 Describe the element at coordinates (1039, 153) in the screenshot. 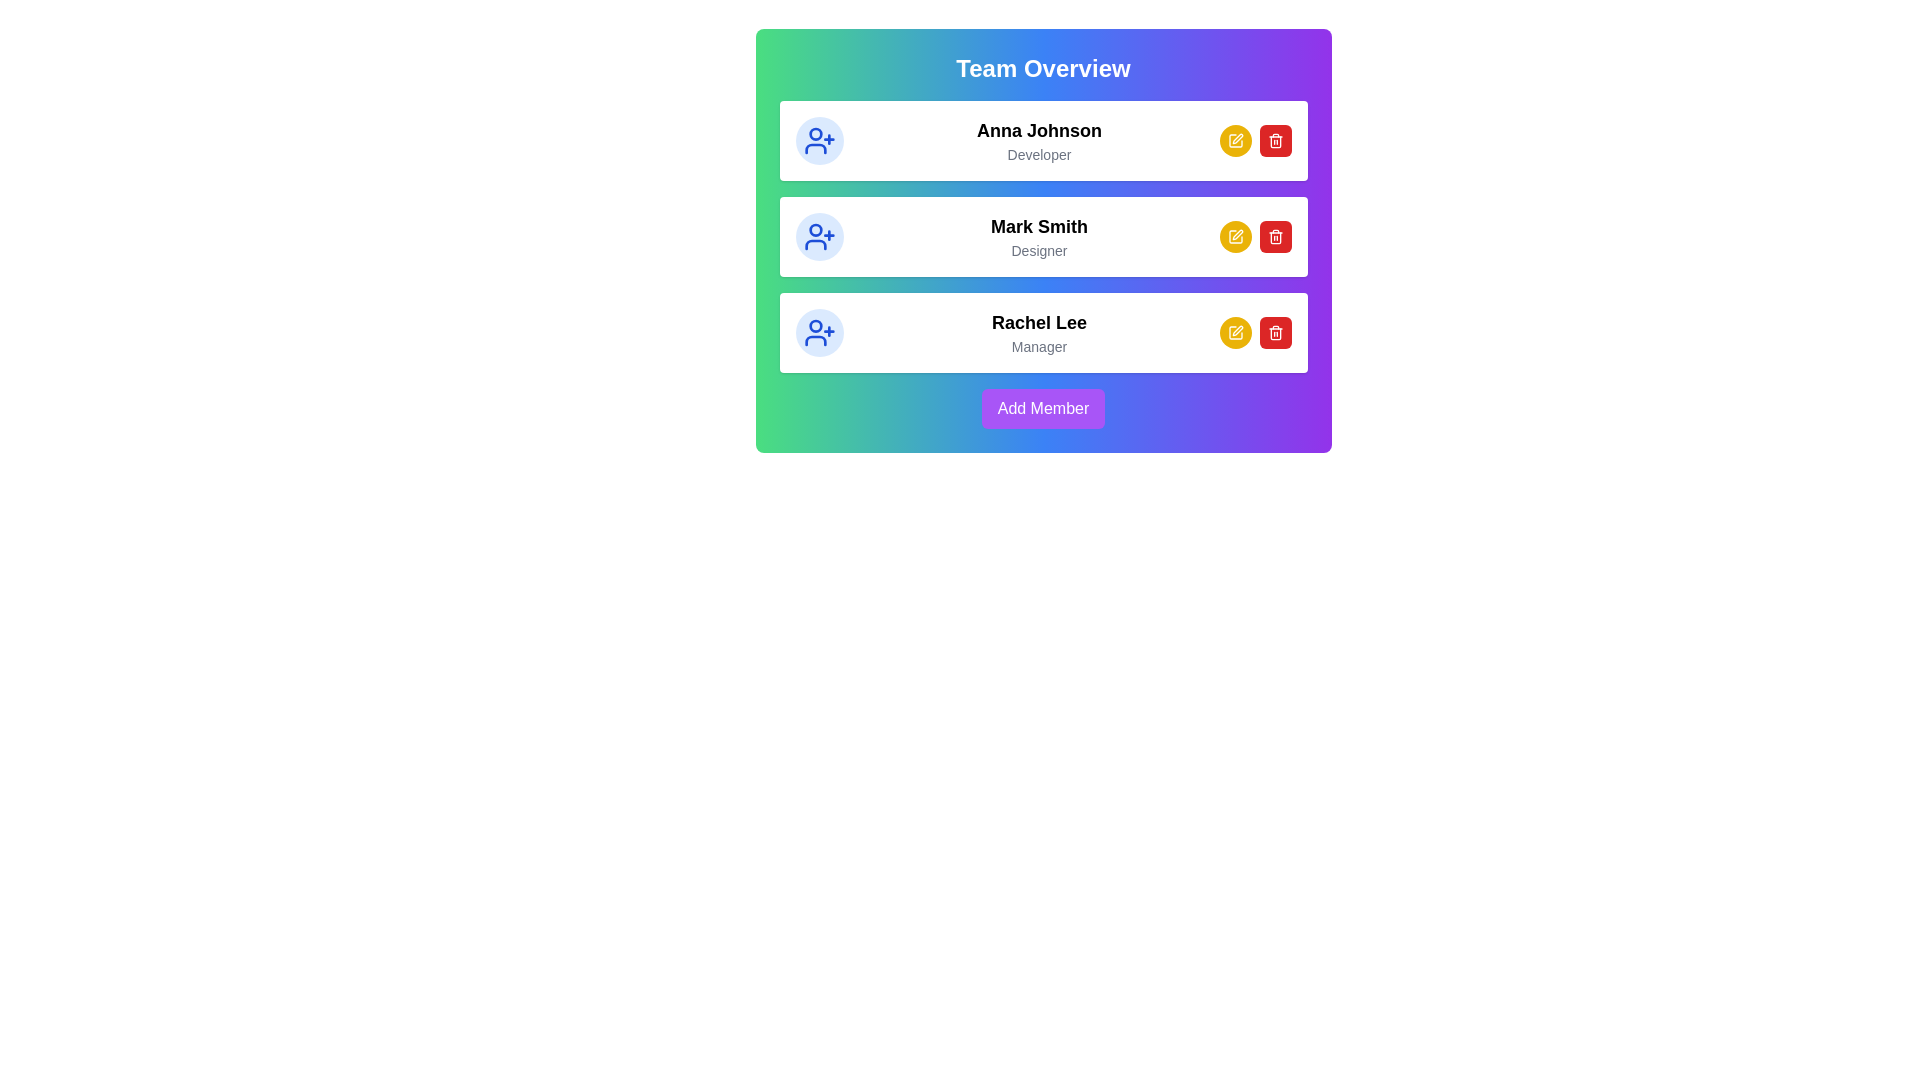

I see `the text label displaying 'Developer' located below 'Anna Johnson' in the first user card of the 'Team Overview' section` at that location.